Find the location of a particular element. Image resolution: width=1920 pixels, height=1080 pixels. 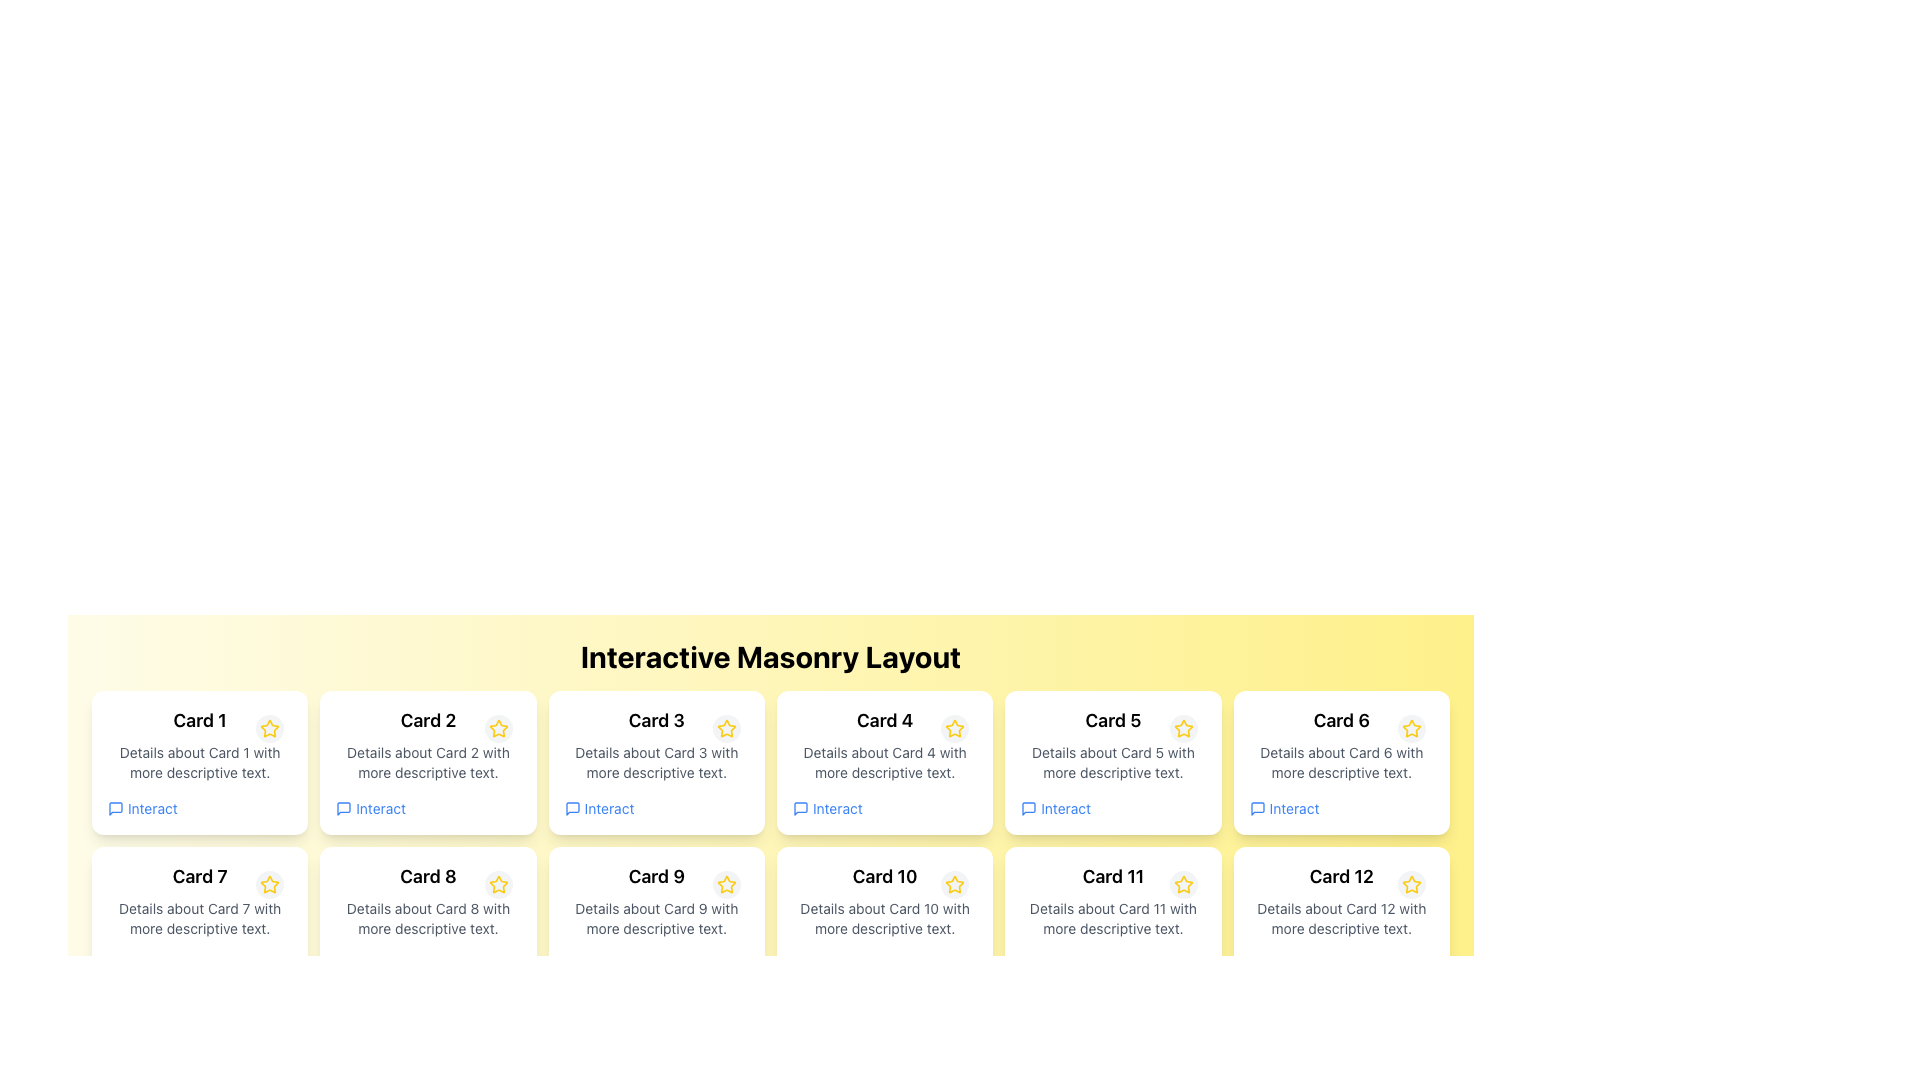

the rating star icon associated with 'Card 8' located in the fourth column of the second row of the grid to signify importance or preference is located at coordinates (498, 883).